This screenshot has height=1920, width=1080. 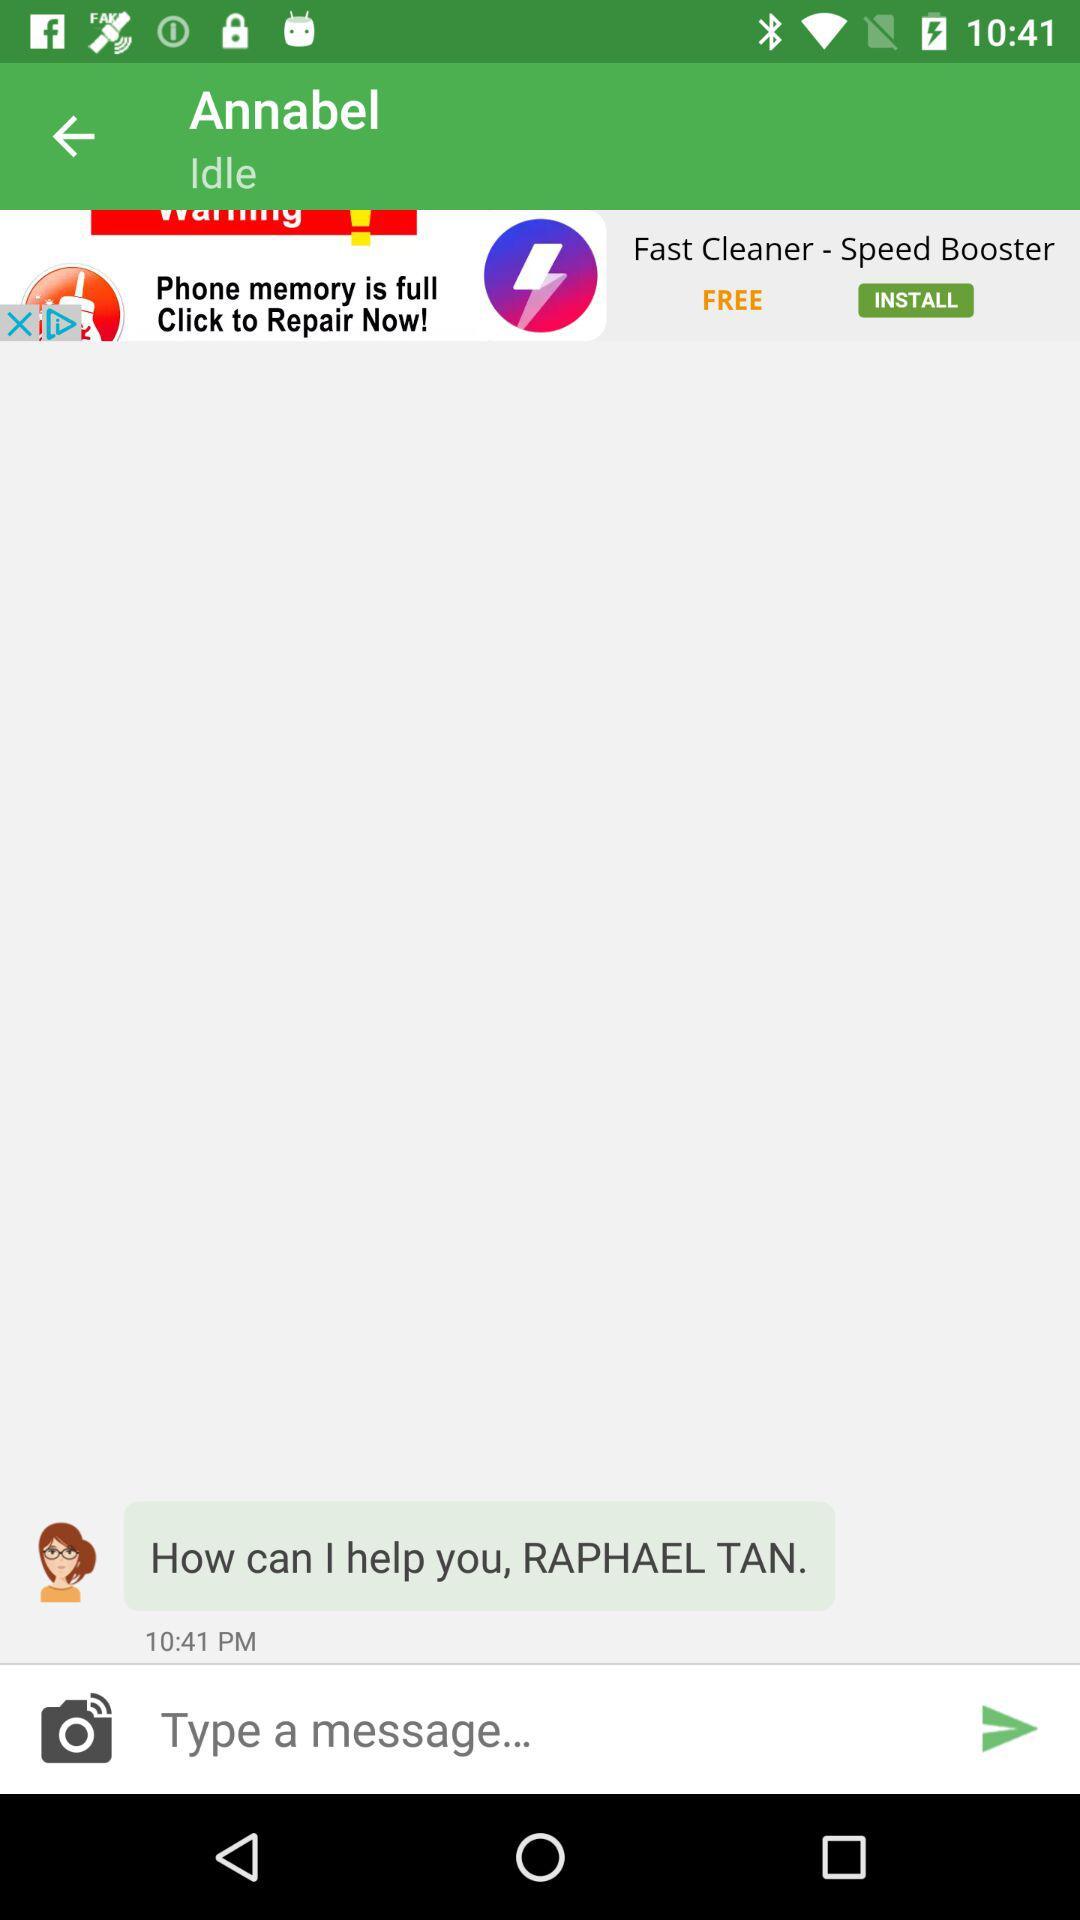 I want to click on camera, so click(x=75, y=1727).